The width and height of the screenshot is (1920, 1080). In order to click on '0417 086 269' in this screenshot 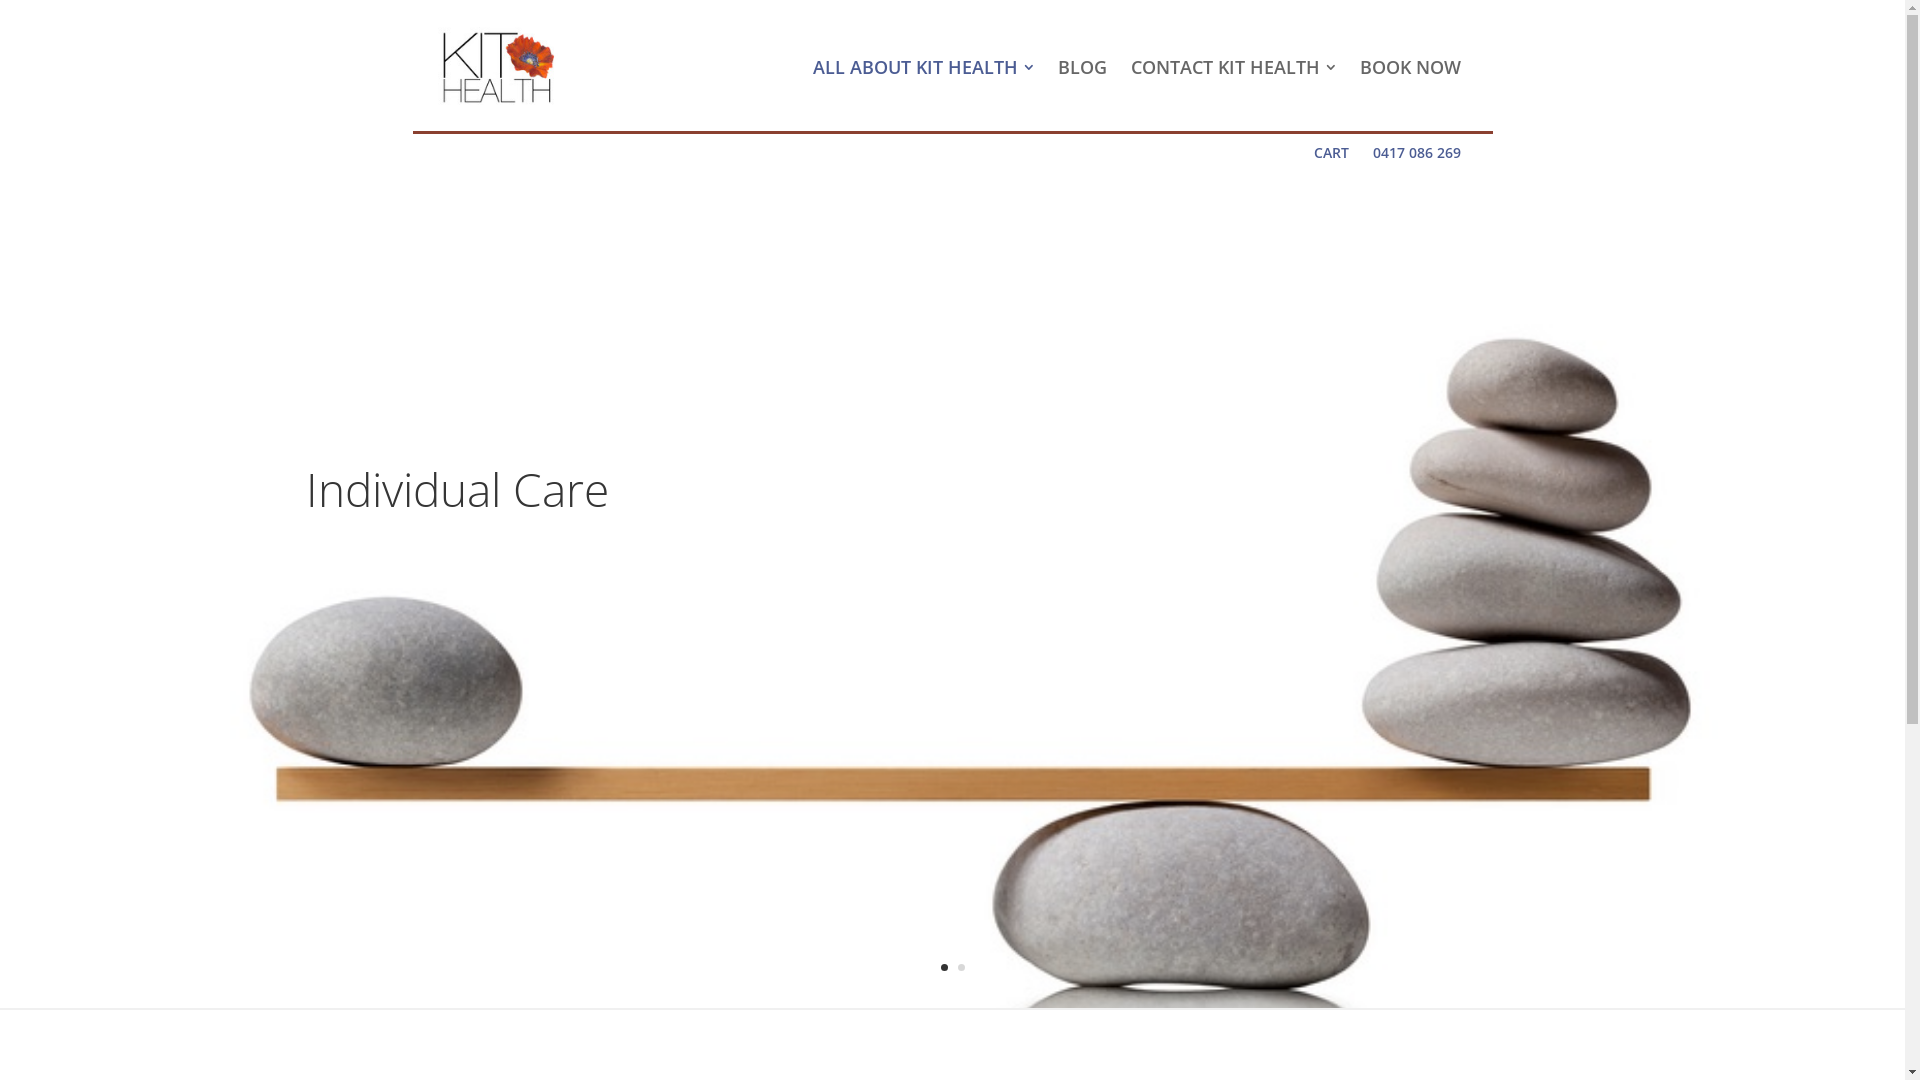, I will do `click(1415, 152)`.